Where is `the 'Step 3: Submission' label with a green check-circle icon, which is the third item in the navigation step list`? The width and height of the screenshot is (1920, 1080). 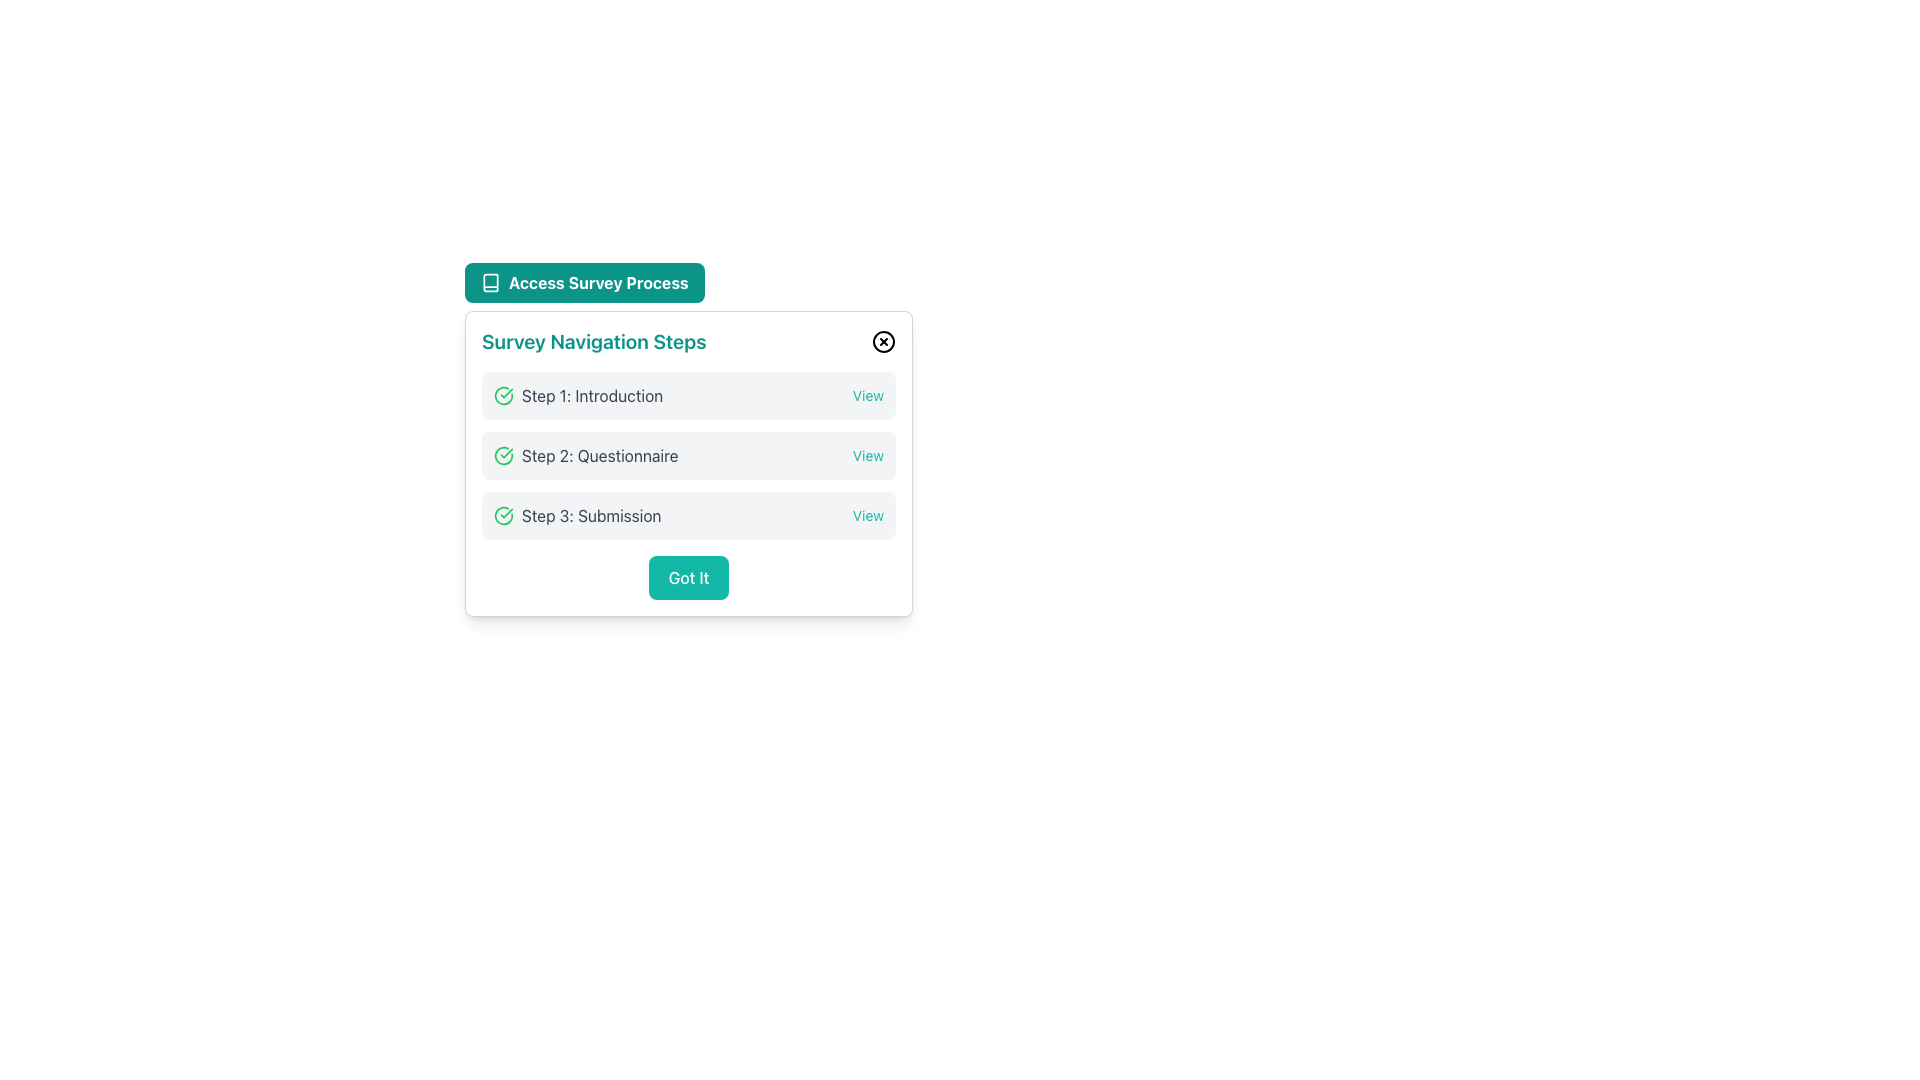
the 'Step 3: Submission' label with a green check-circle icon, which is the third item in the navigation step list is located at coordinates (576, 515).